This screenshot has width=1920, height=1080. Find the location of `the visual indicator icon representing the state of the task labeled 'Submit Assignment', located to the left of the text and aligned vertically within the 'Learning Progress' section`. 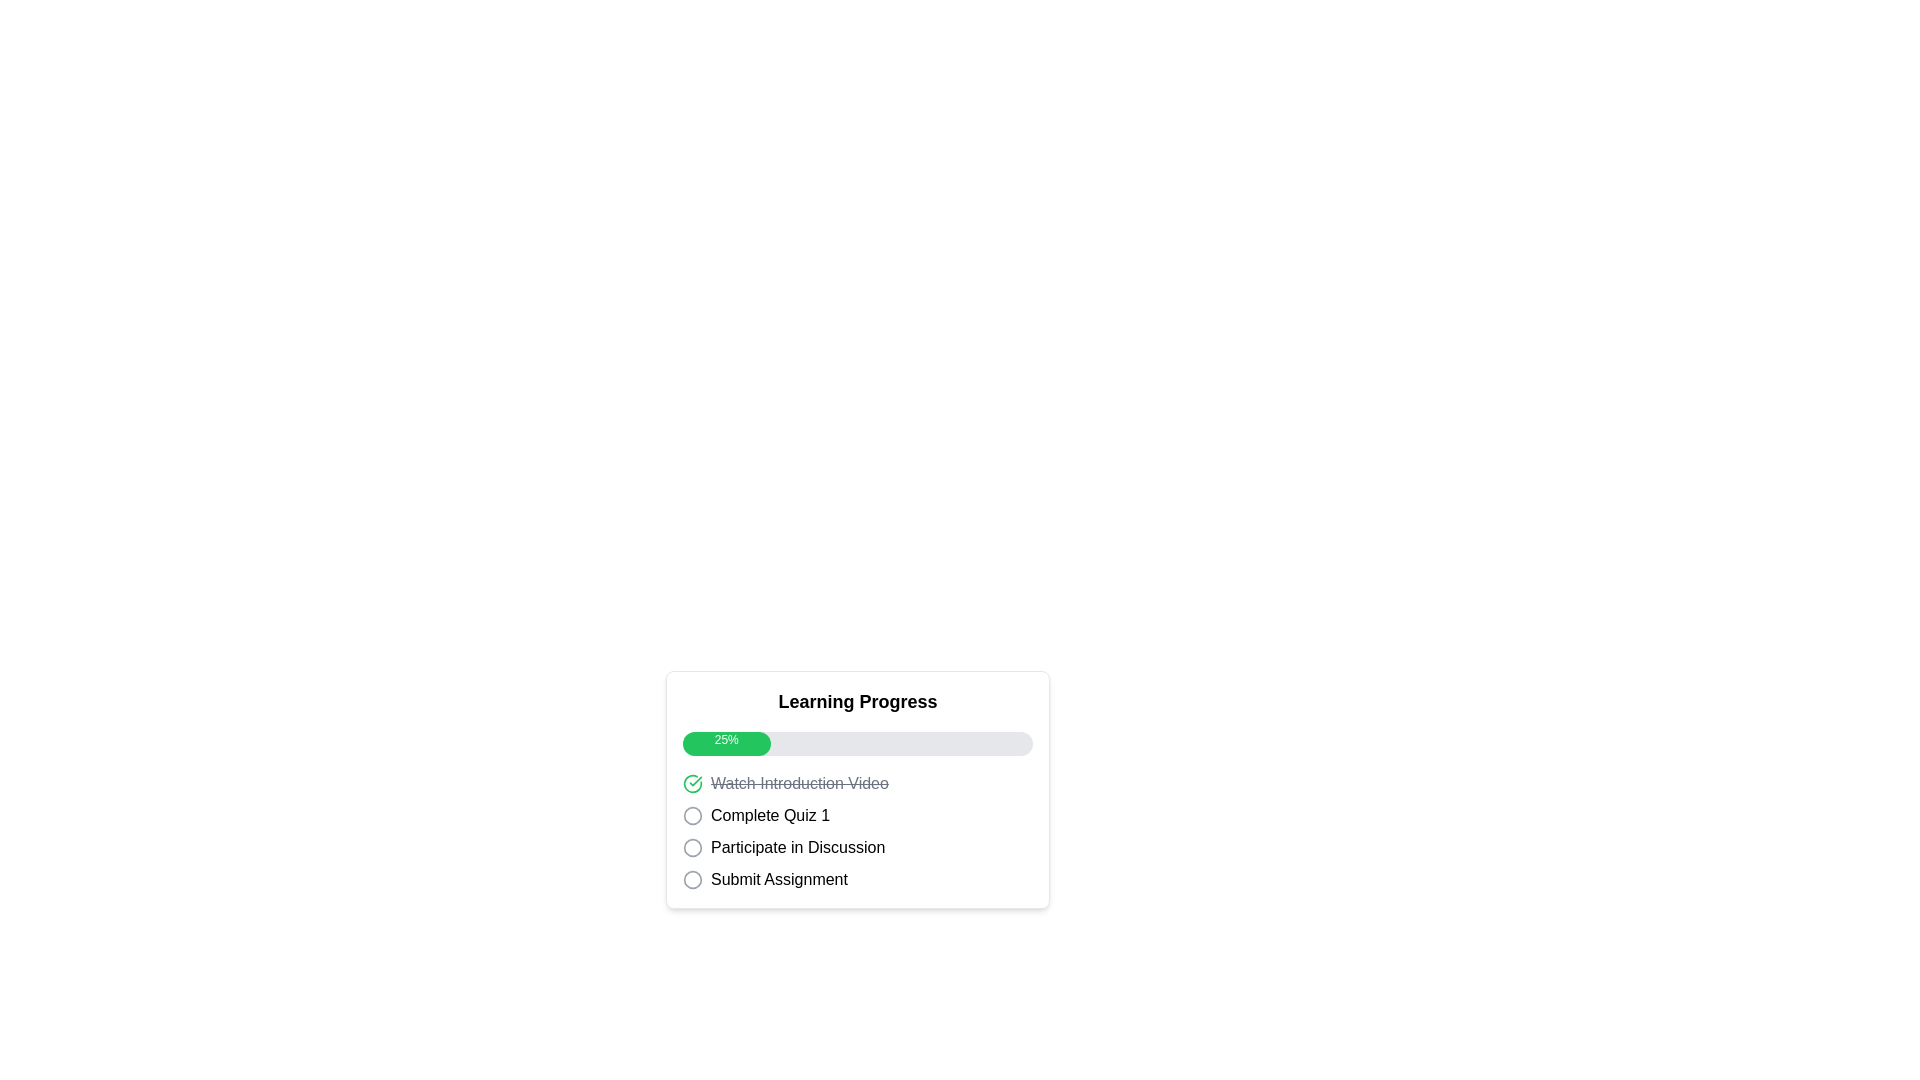

the visual indicator icon representing the state of the task labeled 'Submit Assignment', located to the left of the text and aligned vertically within the 'Learning Progress' section is located at coordinates (692, 878).